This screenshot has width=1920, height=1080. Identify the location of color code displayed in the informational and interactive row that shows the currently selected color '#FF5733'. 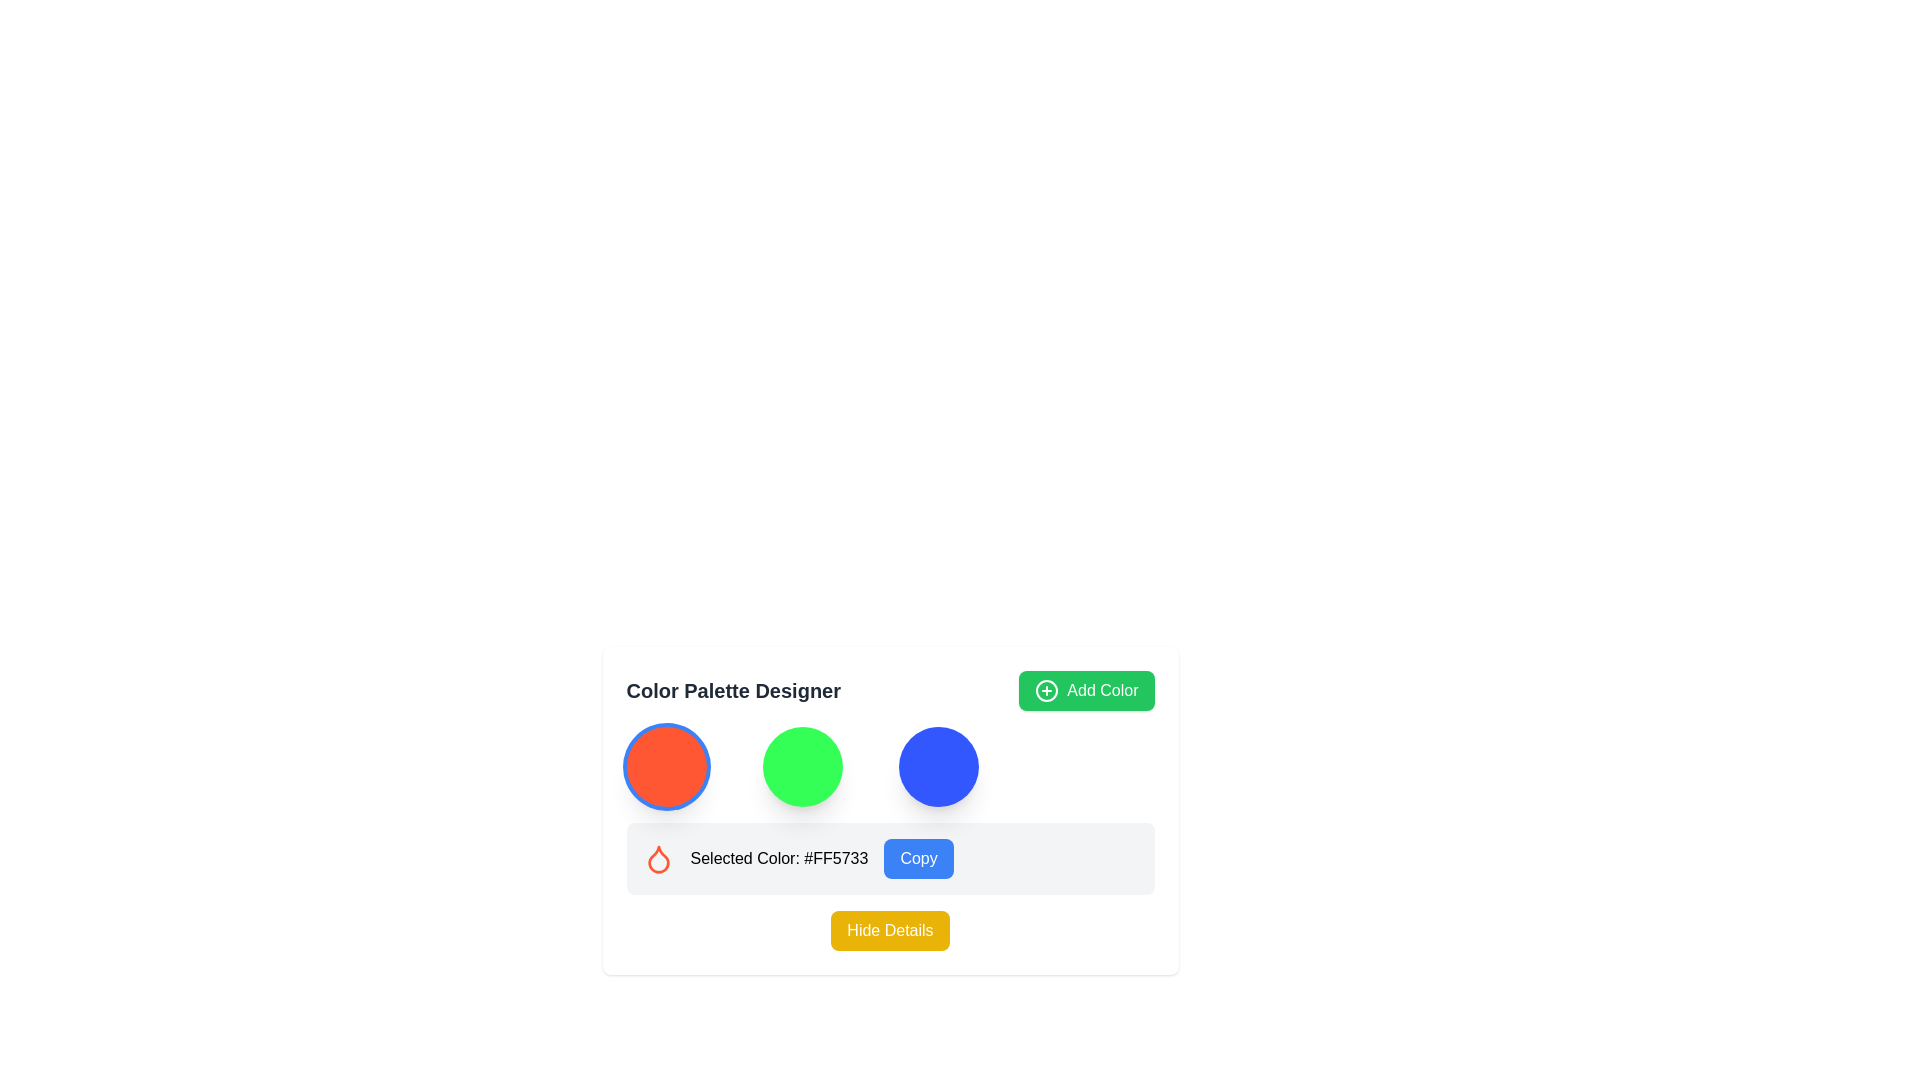
(889, 858).